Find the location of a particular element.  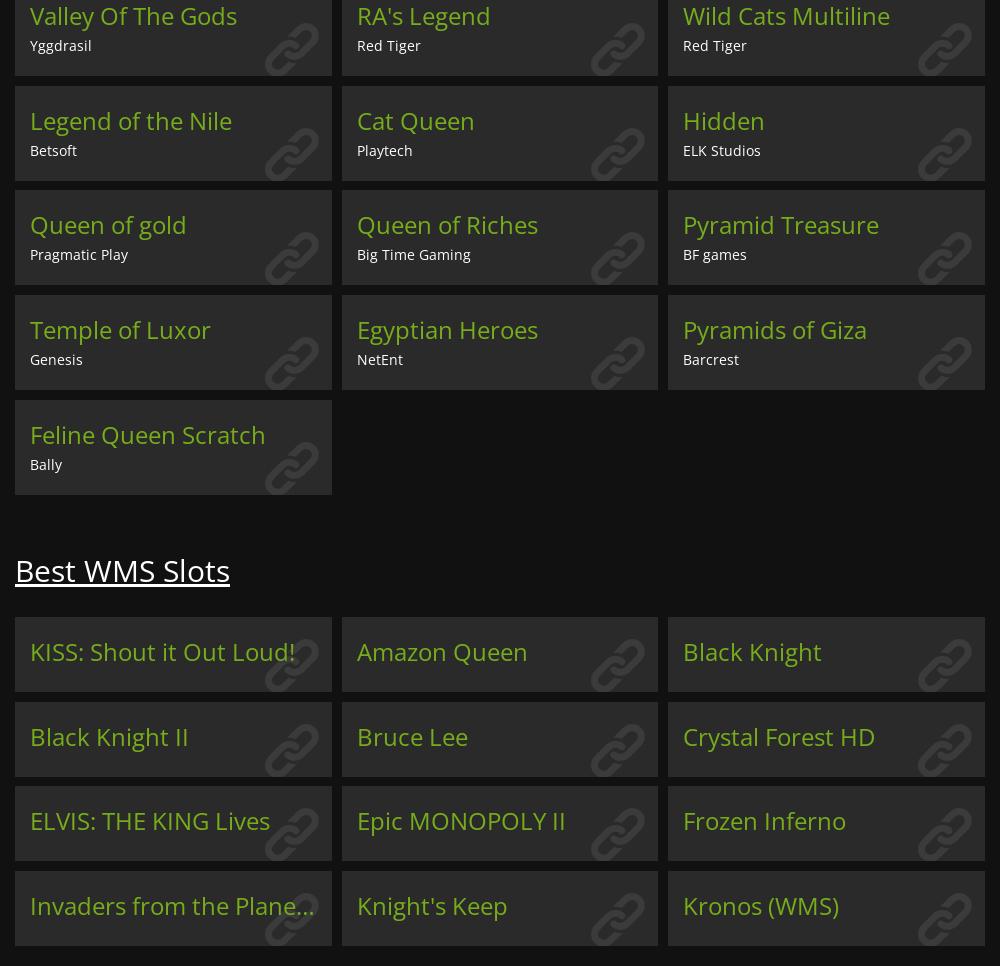

'Kronos (WMS)' is located at coordinates (761, 904).